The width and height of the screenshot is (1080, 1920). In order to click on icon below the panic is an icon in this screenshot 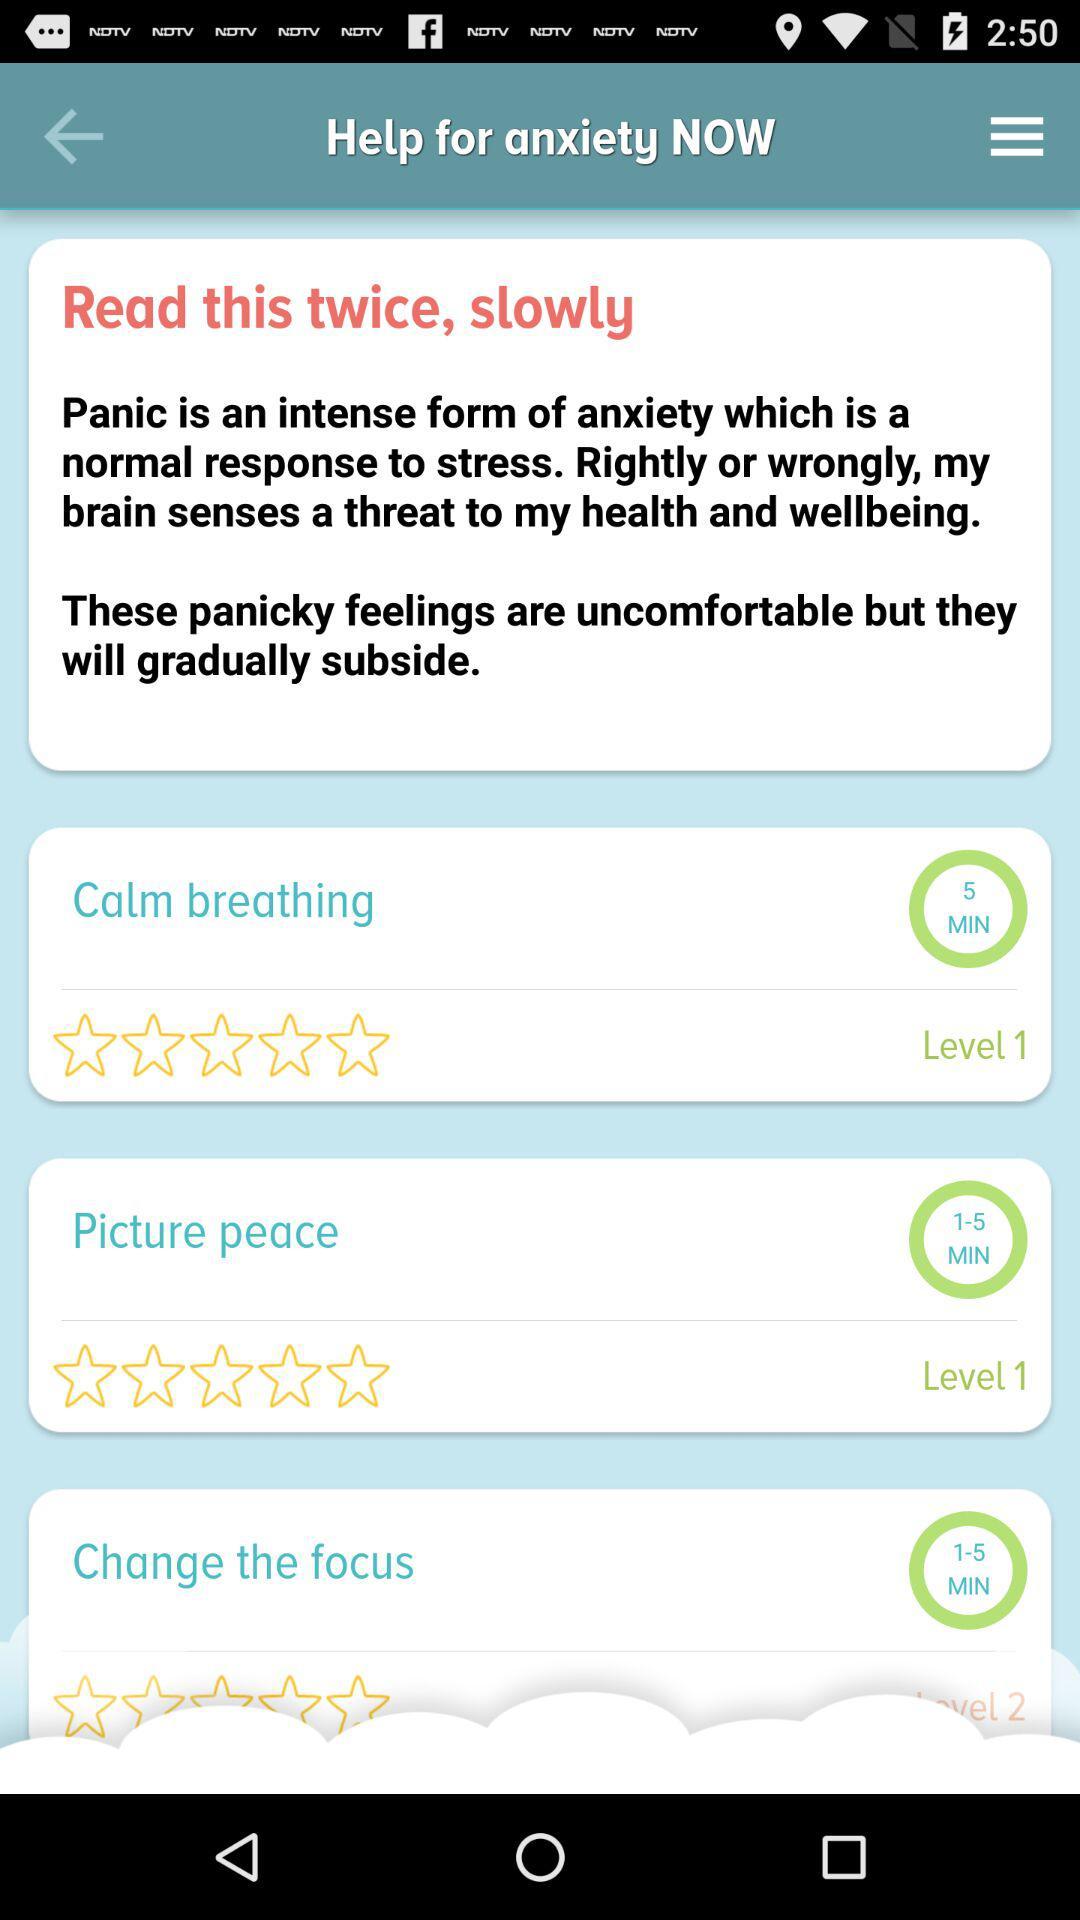, I will do `click(479, 898)`.